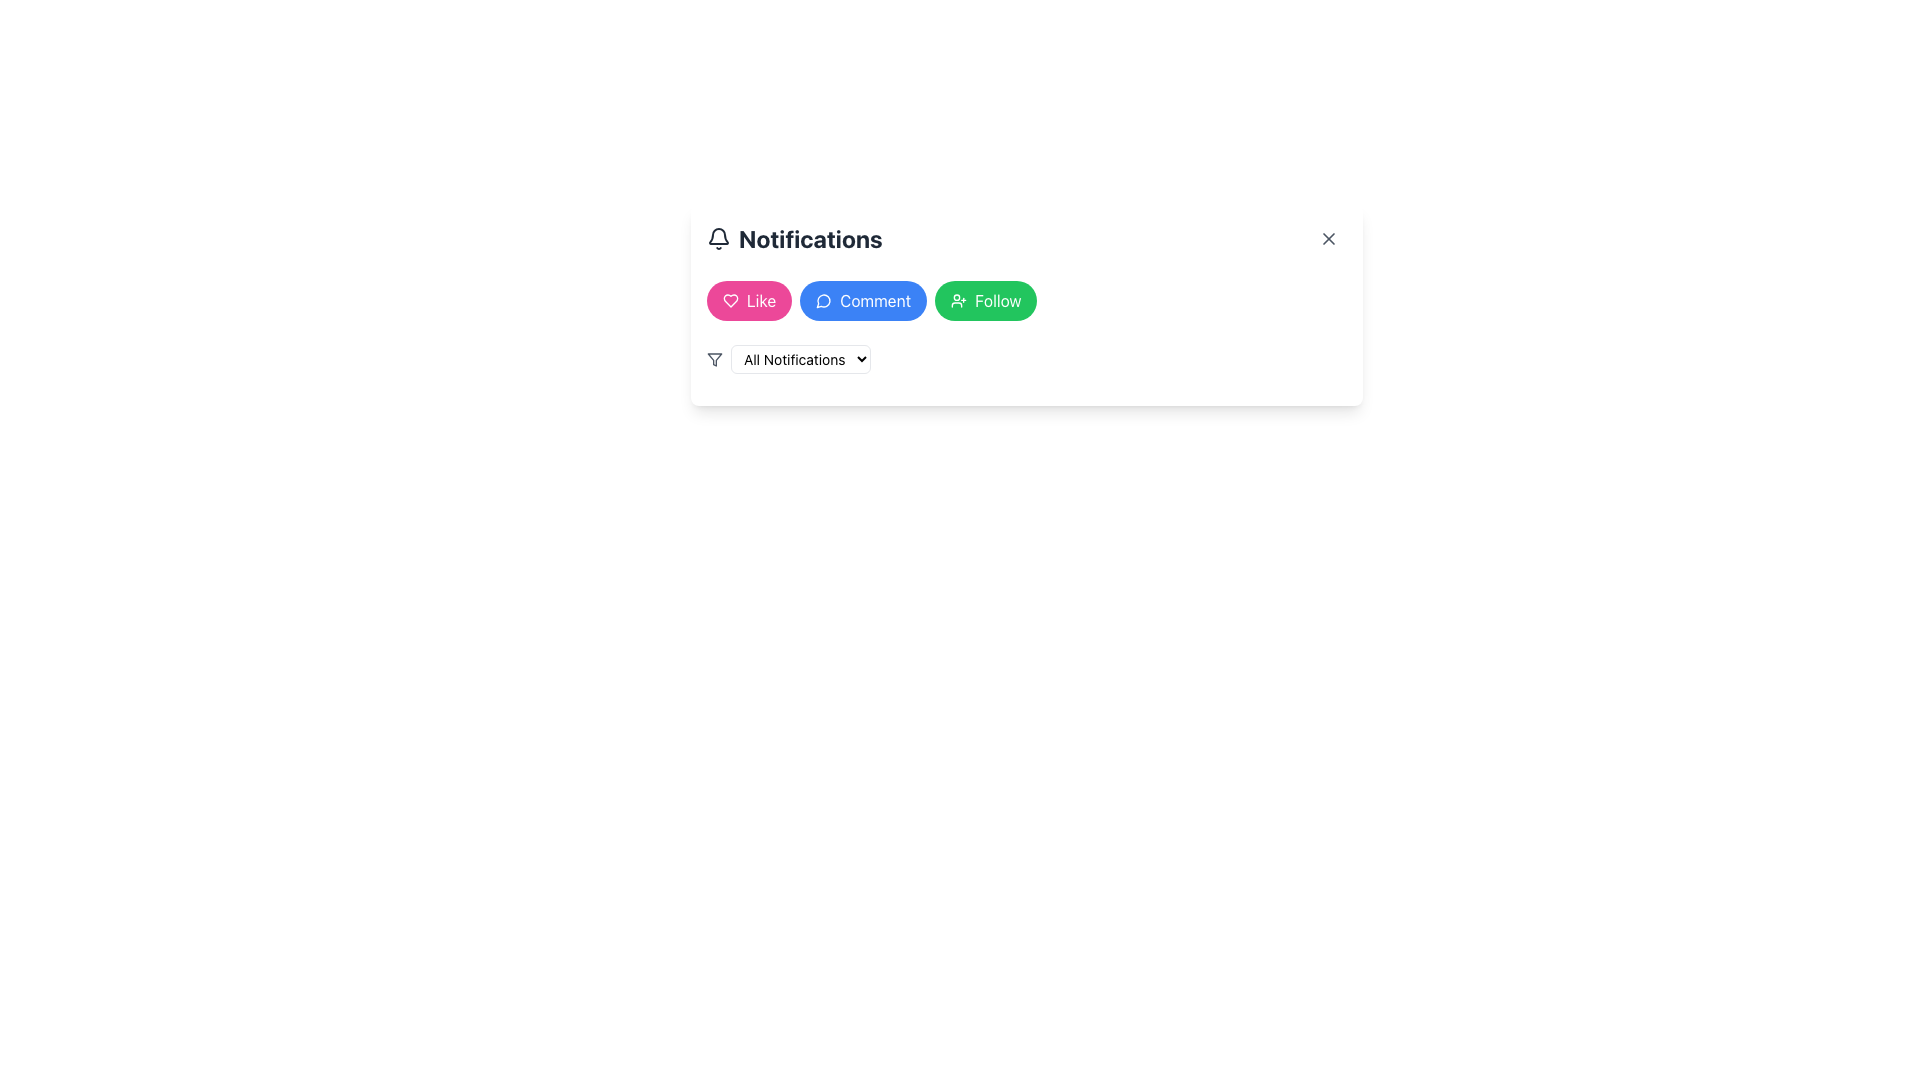  I want to click on the green rounded button labeled 'Follow' to change its background color, so click(986, 300).